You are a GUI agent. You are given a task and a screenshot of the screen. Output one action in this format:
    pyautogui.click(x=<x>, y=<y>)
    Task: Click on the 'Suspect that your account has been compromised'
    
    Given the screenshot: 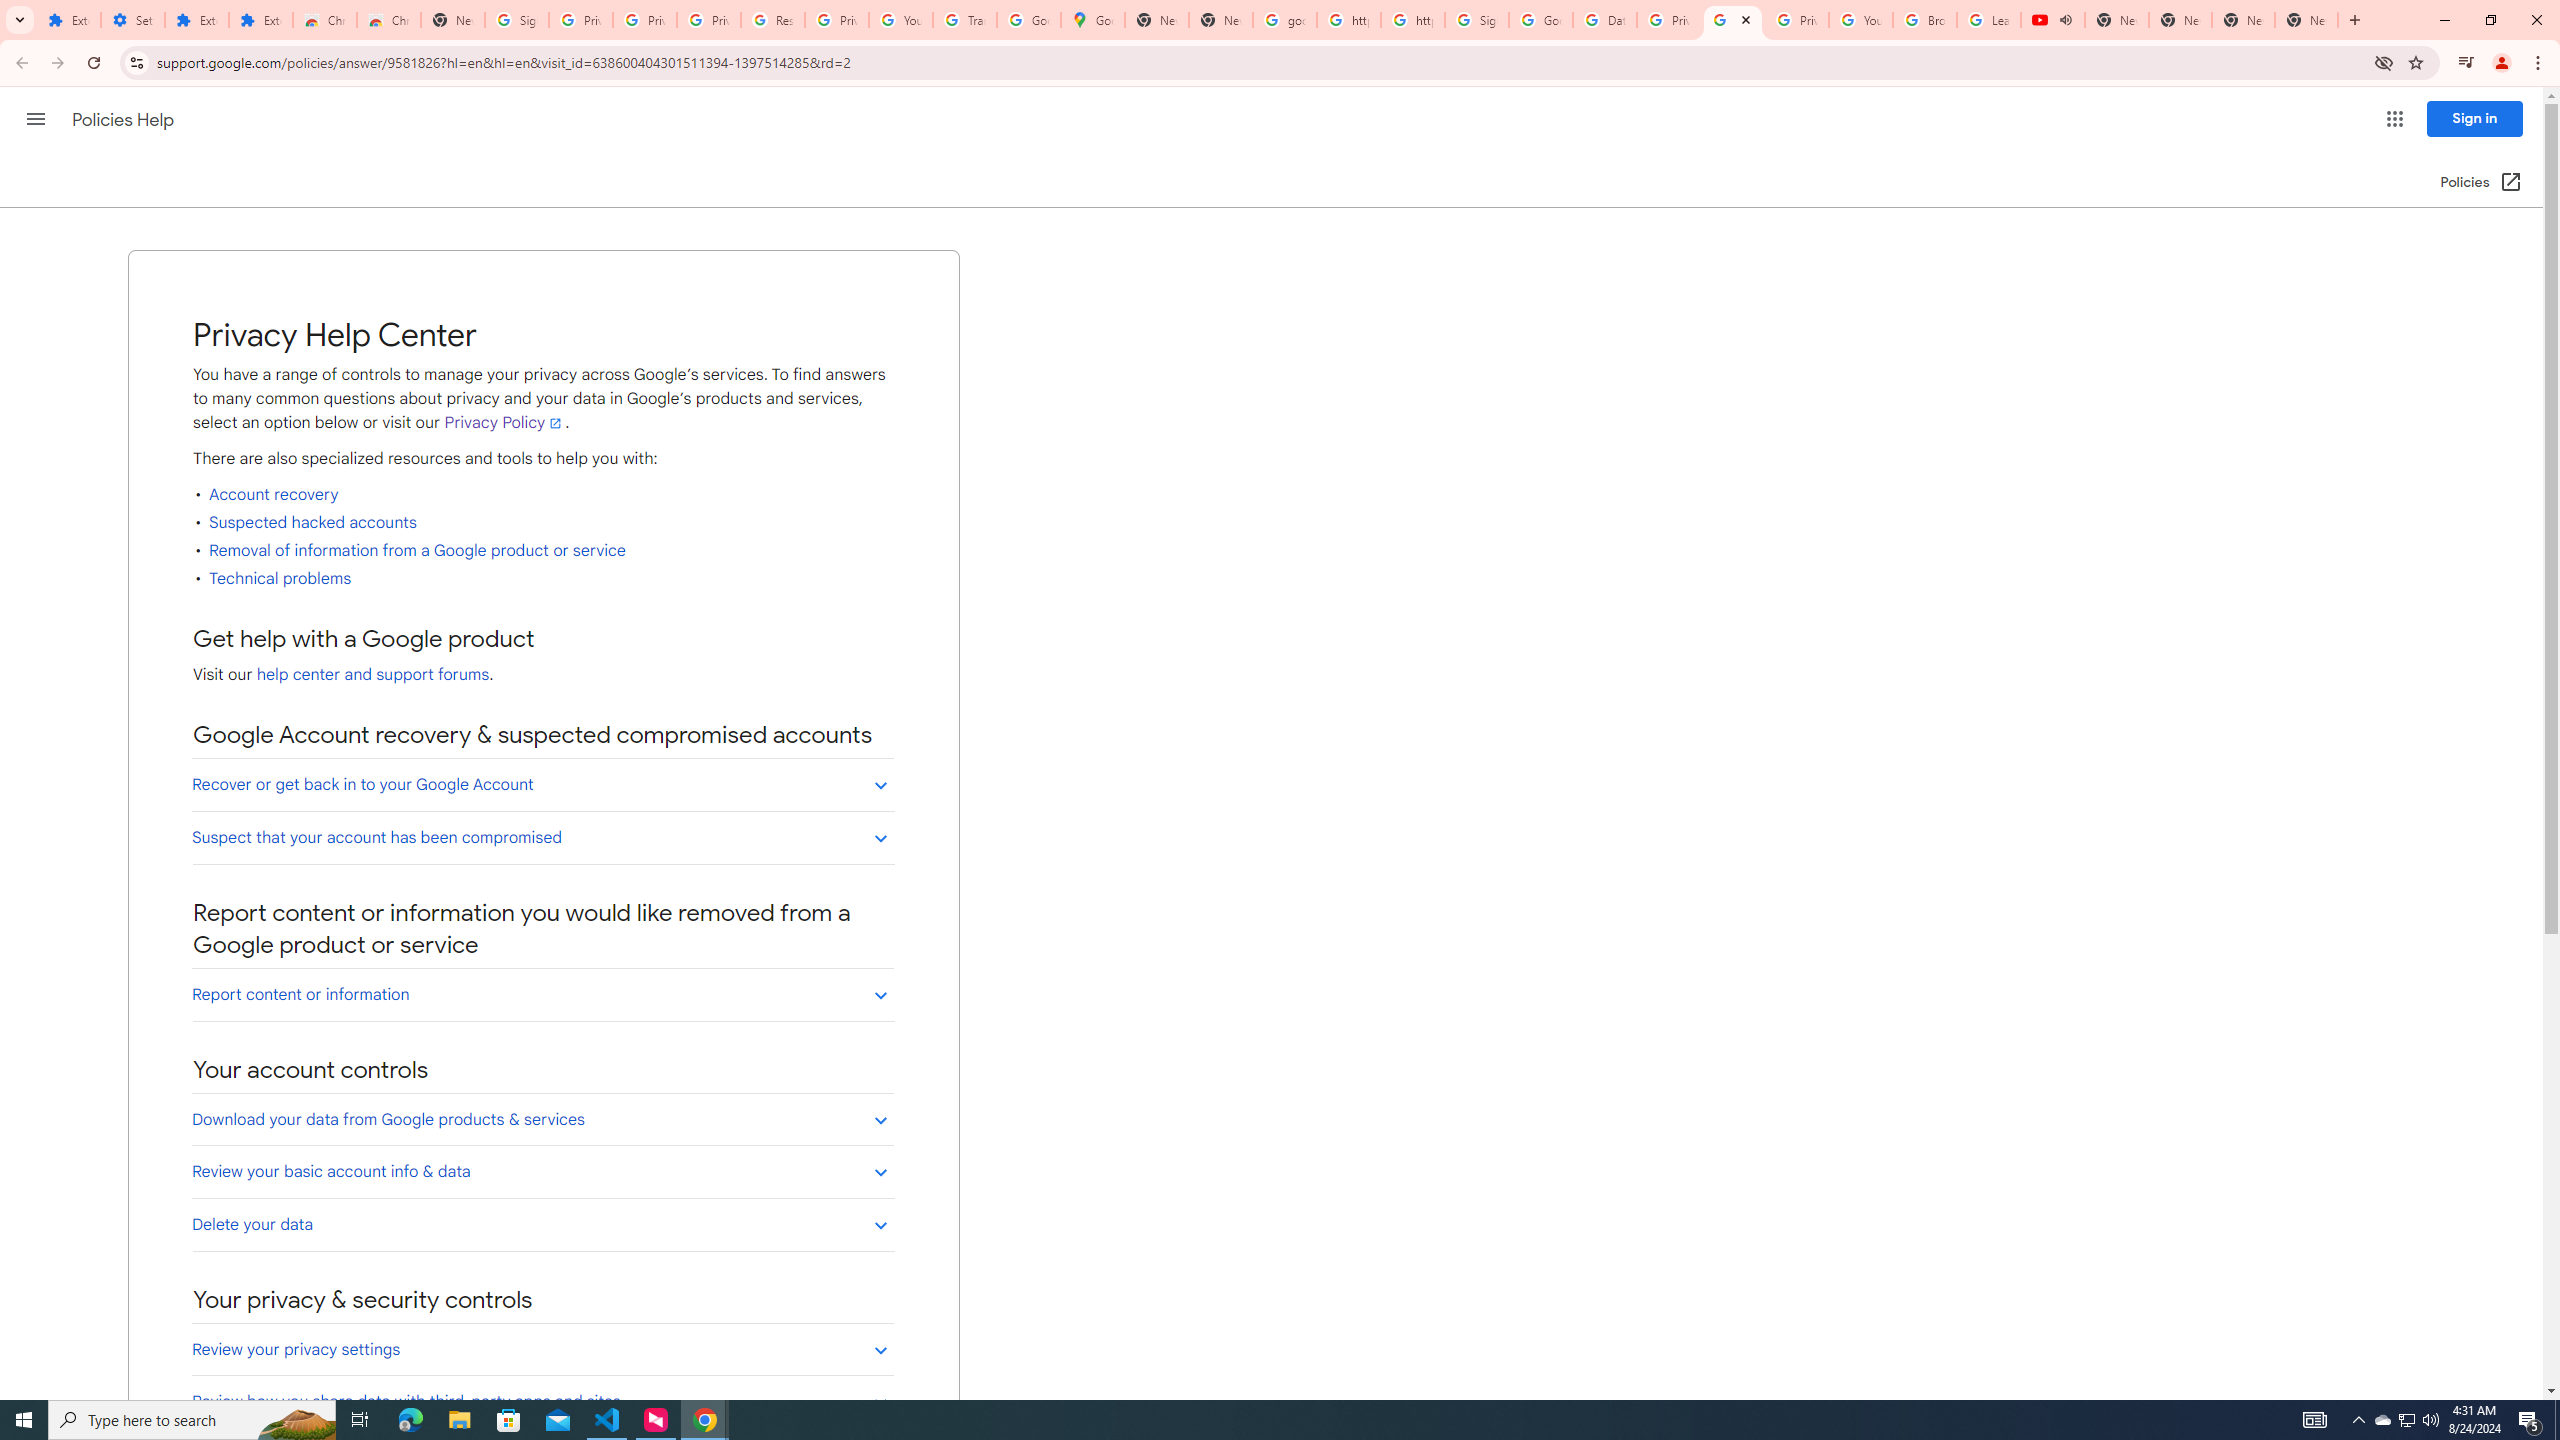 What is the action you would take?
    pyautogui.click(x=542, y=836)
    